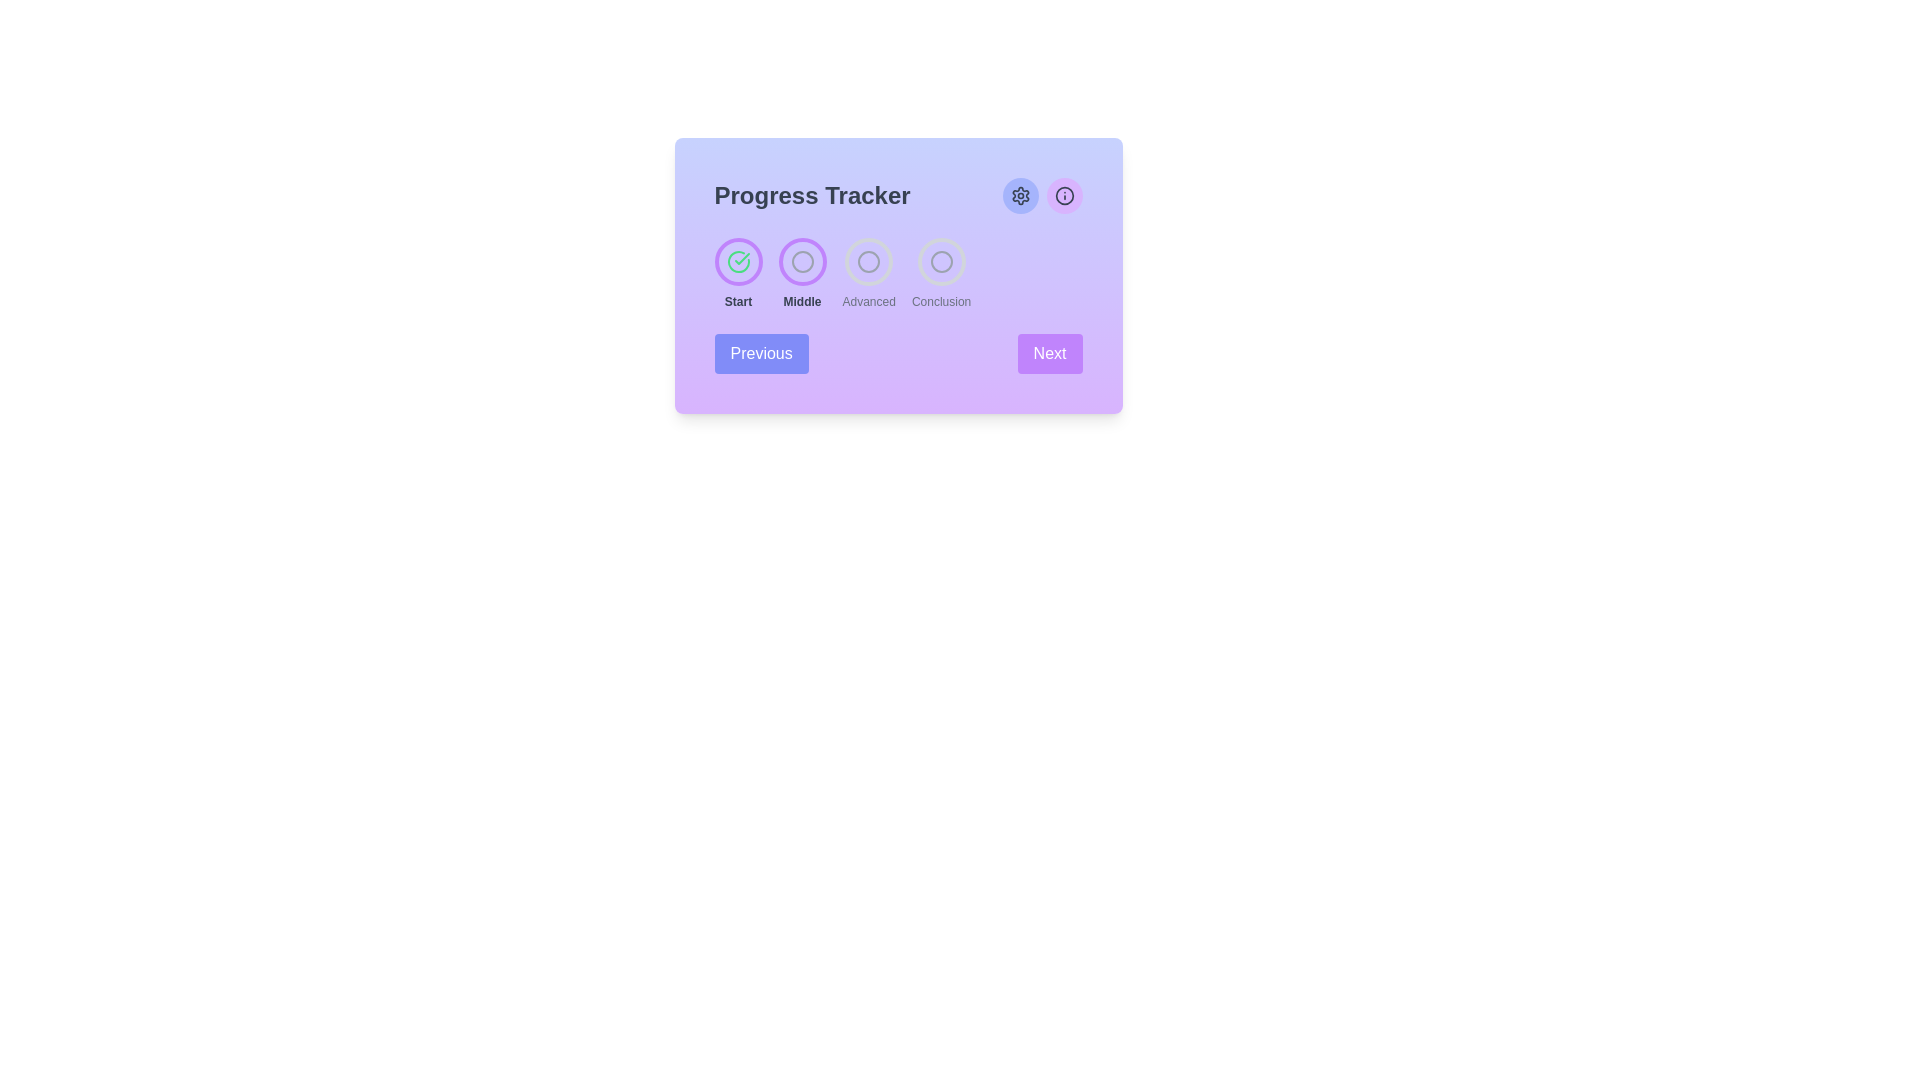  I want to click on the 'Advanced' button in the Progress Tracker section for interaction, so click(869, 273).